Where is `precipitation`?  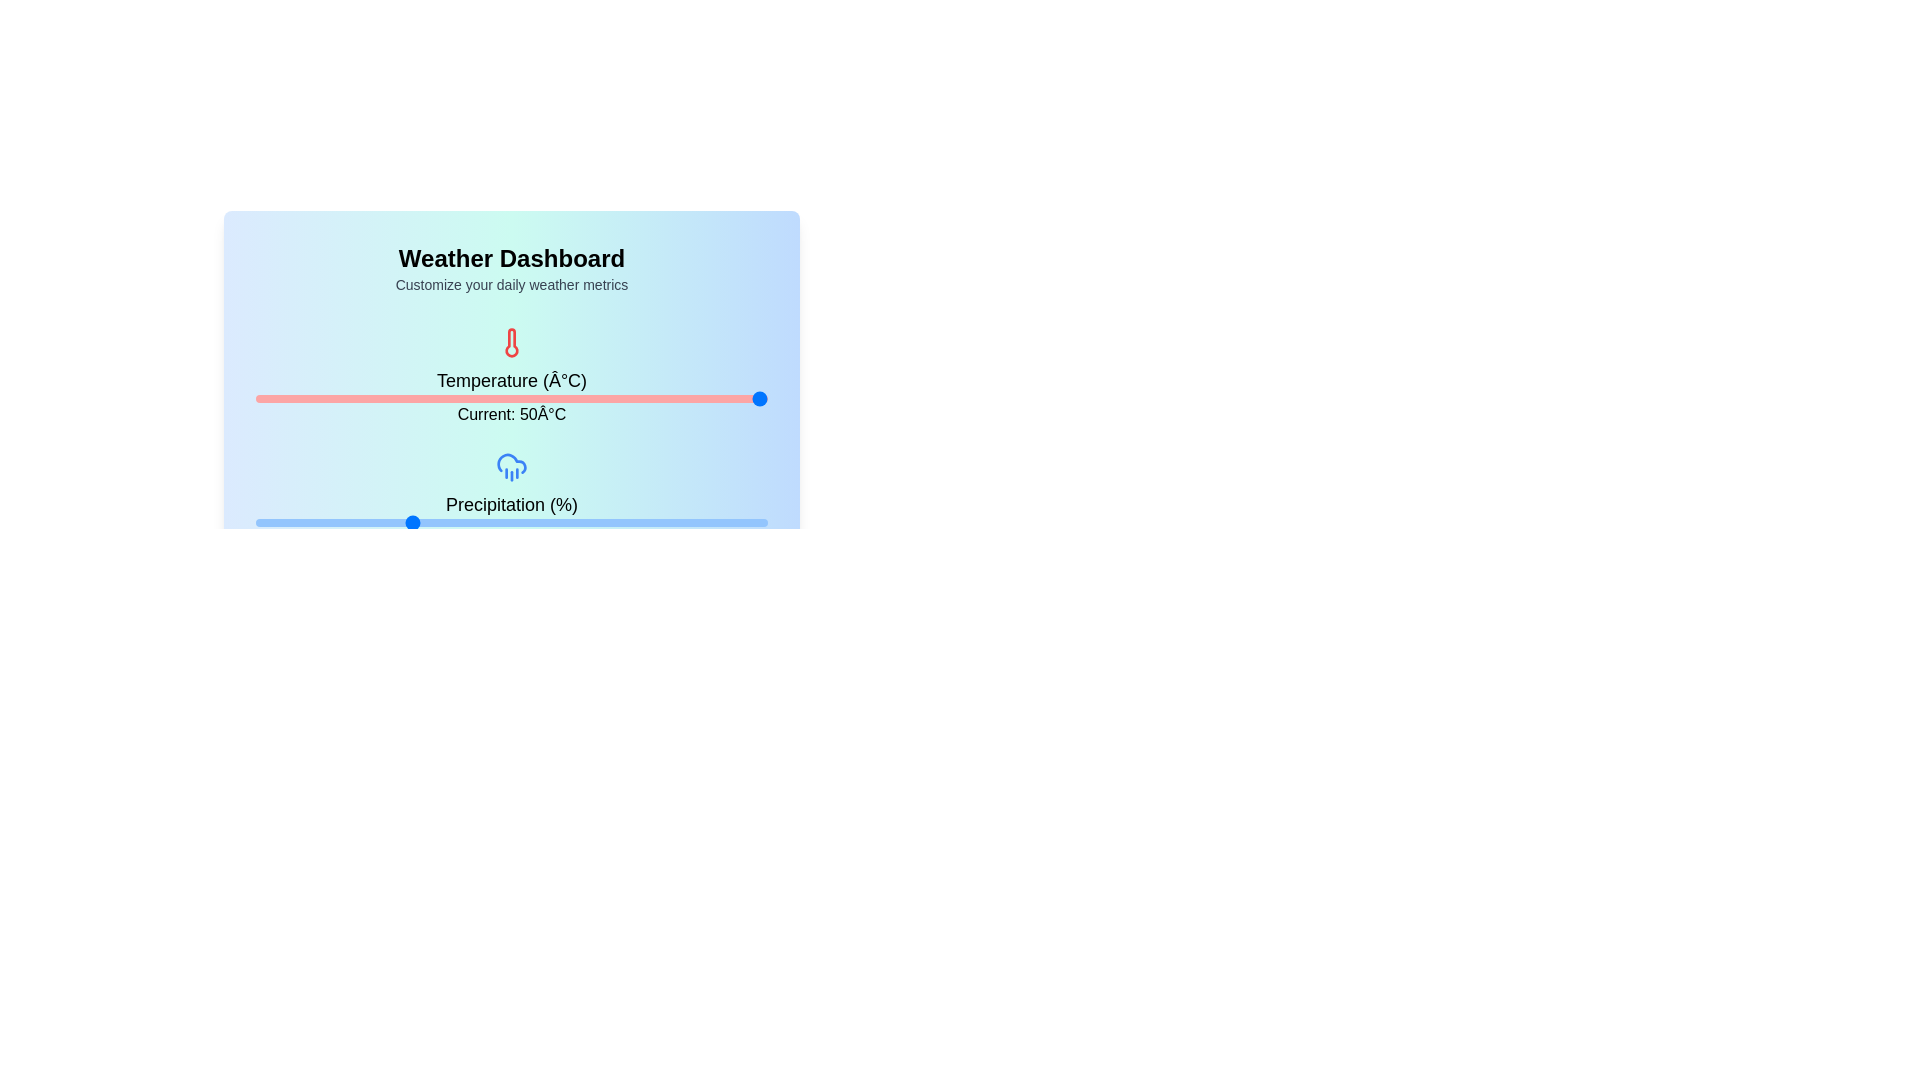
precipitation is located at coordinates (618, 522).